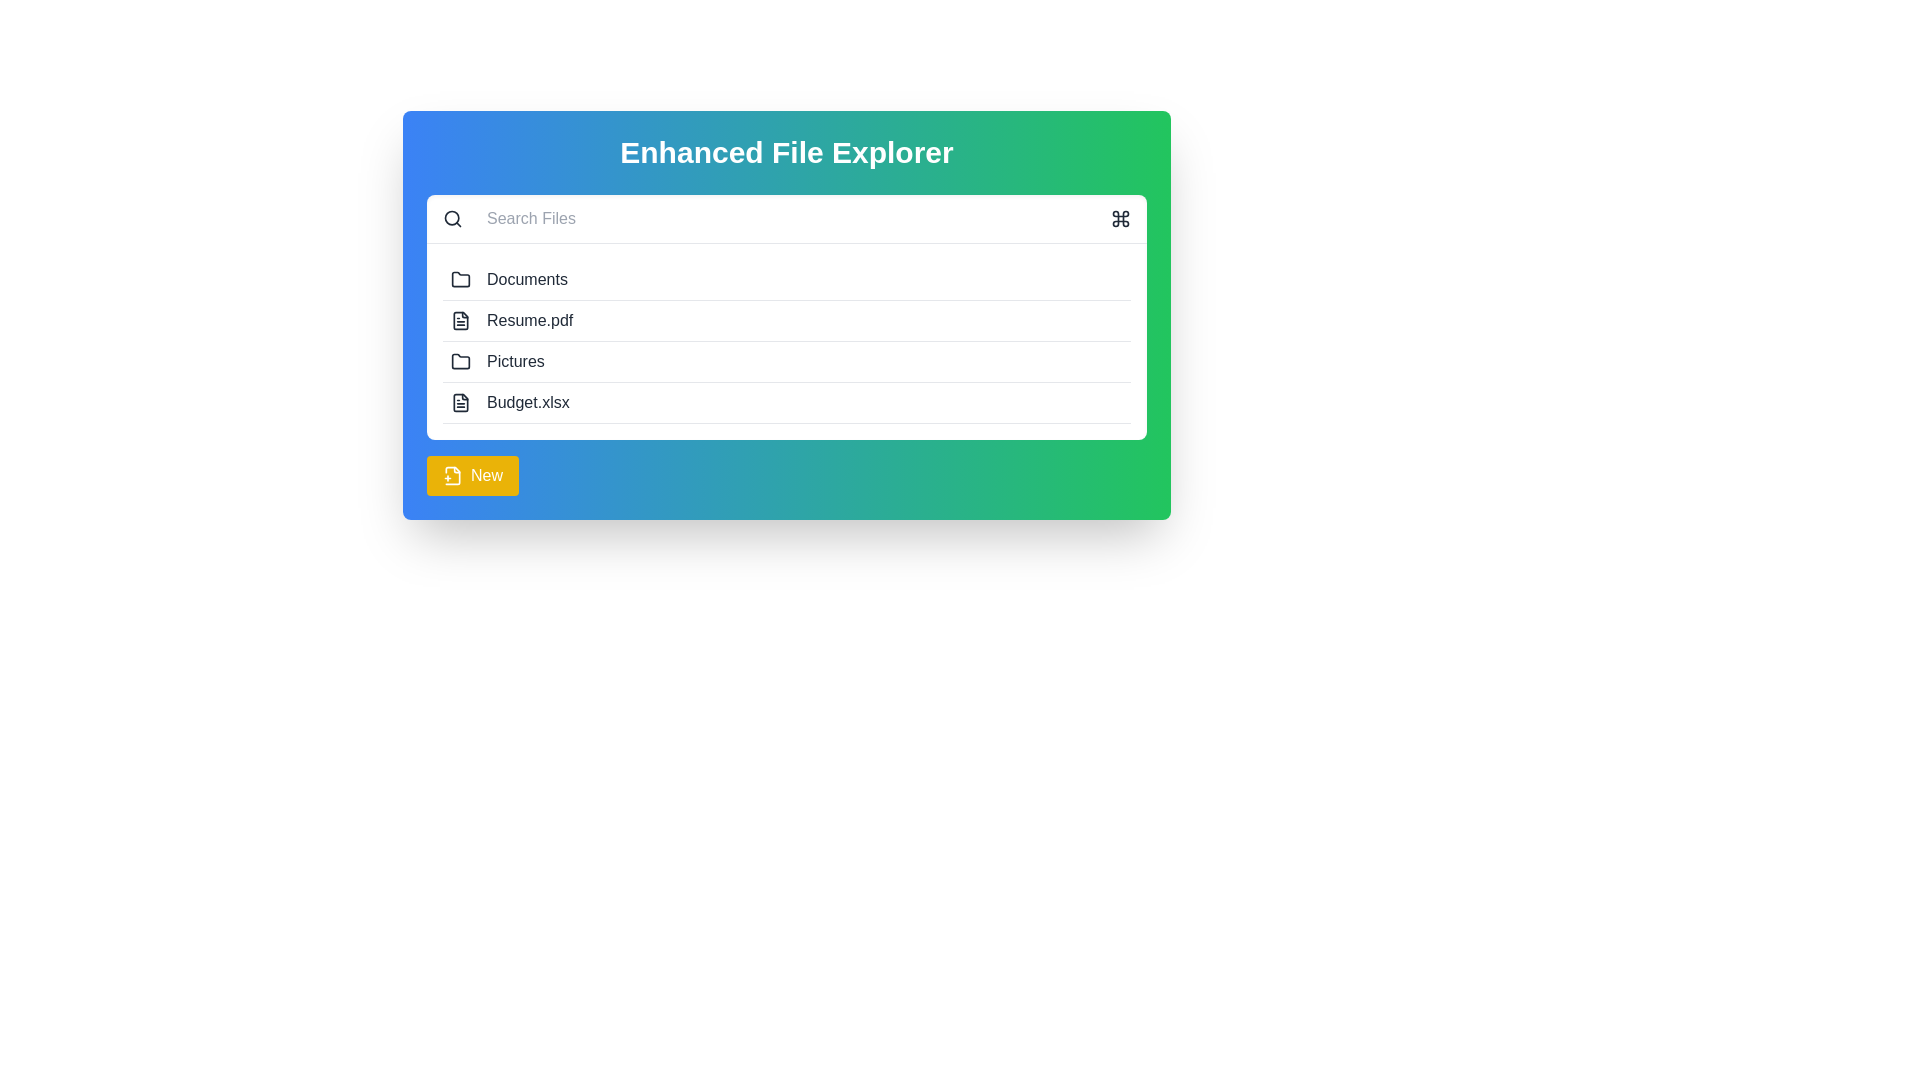 Image resolution: width=1920 pixels, height=1080 pixels. Describe the element at coordinates (459, 319) in the screenshot. I see `the document icon representing the file 'Resume.pdf' in the file listing section` at that location.